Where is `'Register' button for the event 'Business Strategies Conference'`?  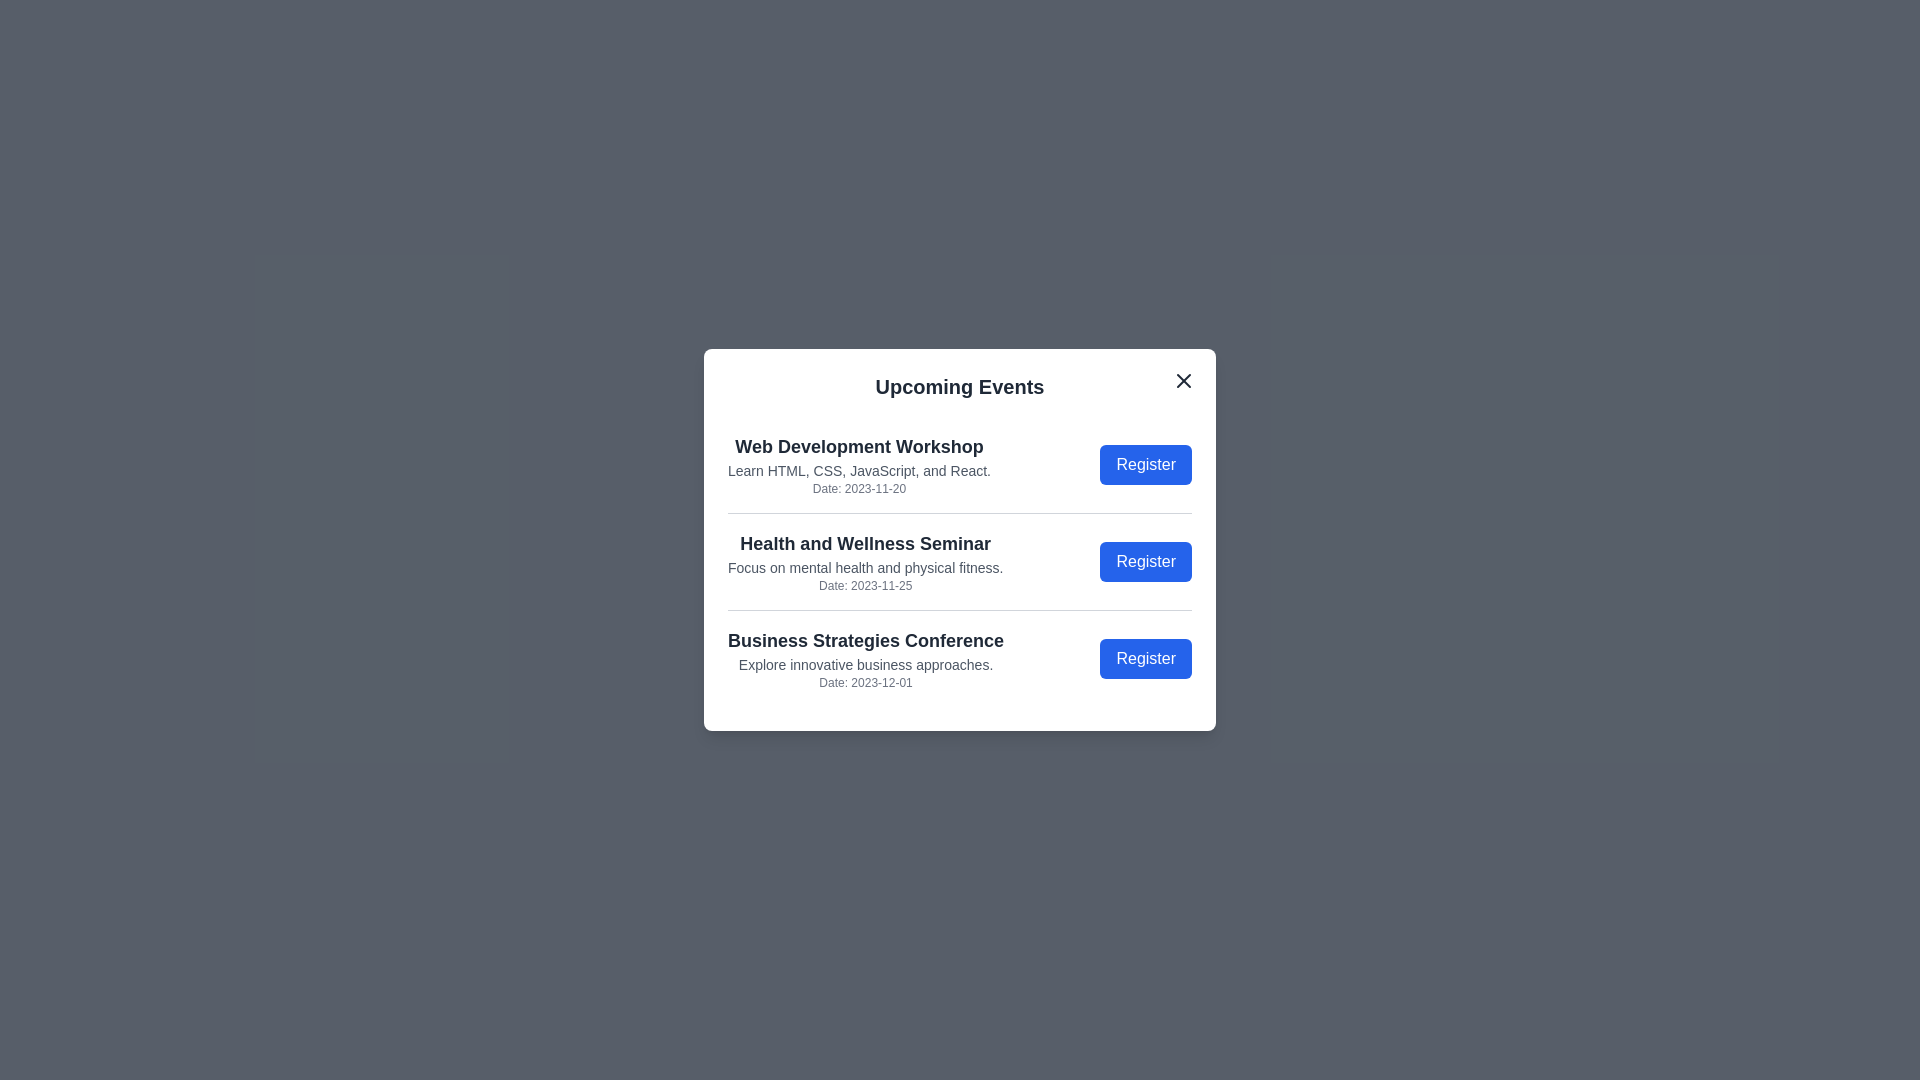
'Register' button for the event 'Business Strategies Conference' is located at coordinates (1146, 659).